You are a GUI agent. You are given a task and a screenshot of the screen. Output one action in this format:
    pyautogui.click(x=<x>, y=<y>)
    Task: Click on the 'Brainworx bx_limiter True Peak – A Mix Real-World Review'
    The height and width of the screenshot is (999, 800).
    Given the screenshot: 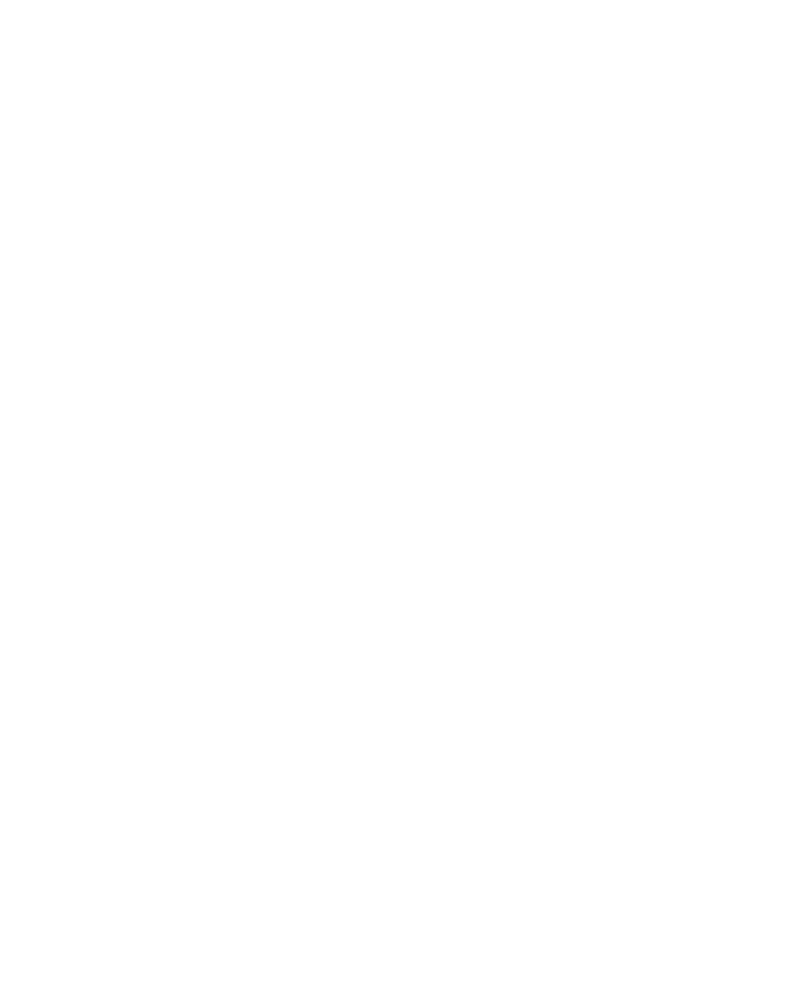 What is the action you would take?
    pyautogui.click(x=354, y=751)
    